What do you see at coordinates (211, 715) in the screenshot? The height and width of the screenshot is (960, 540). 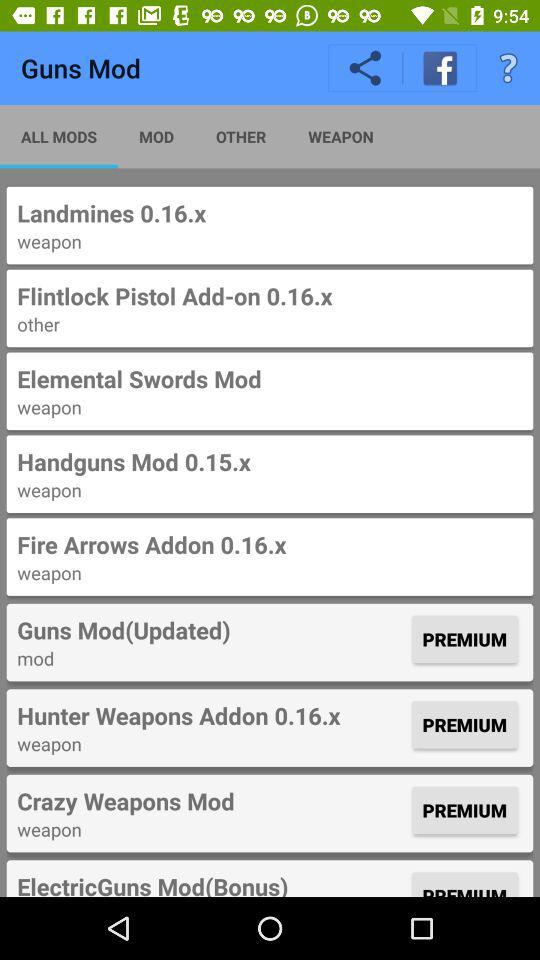 I see `the item to the left of premium item` at bounding box center [211, 715].